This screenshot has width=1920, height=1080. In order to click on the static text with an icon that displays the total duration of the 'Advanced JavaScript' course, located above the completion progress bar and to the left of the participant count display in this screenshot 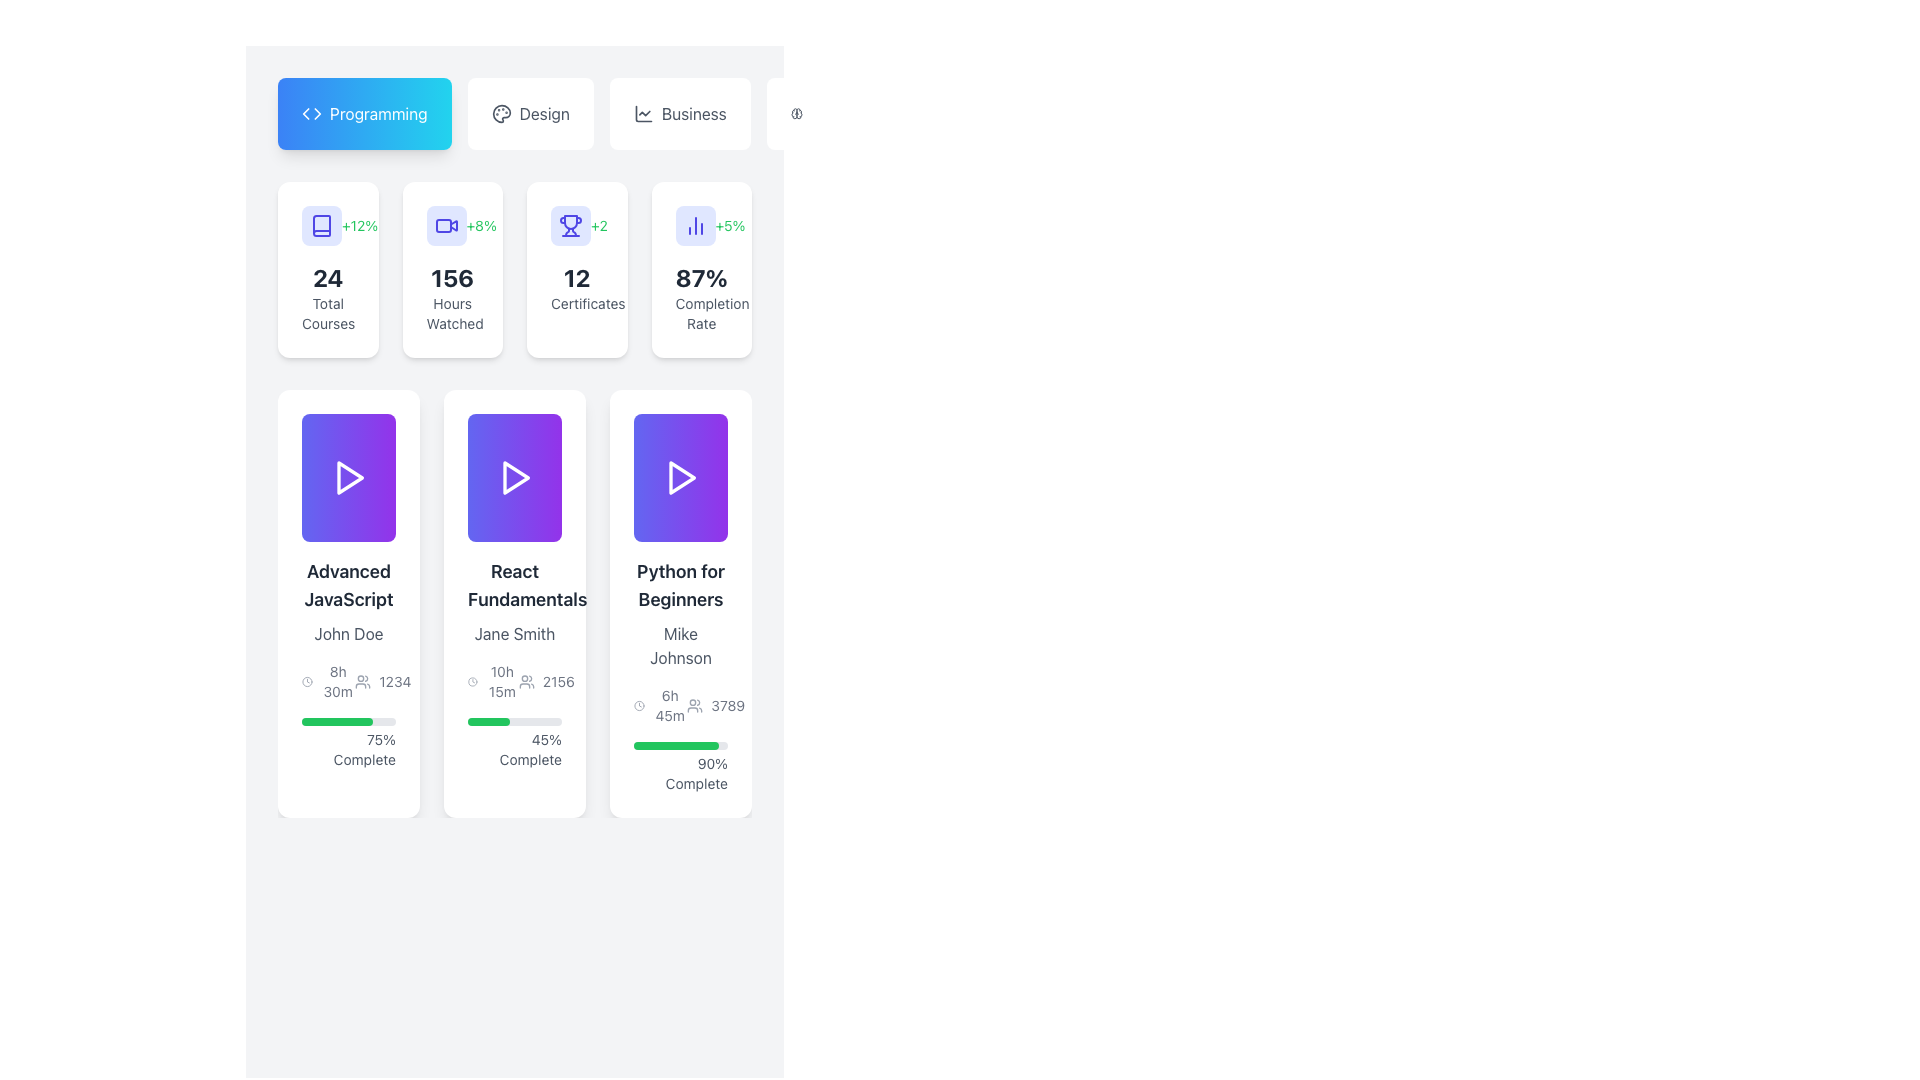, I will do `click(328, 681)`.